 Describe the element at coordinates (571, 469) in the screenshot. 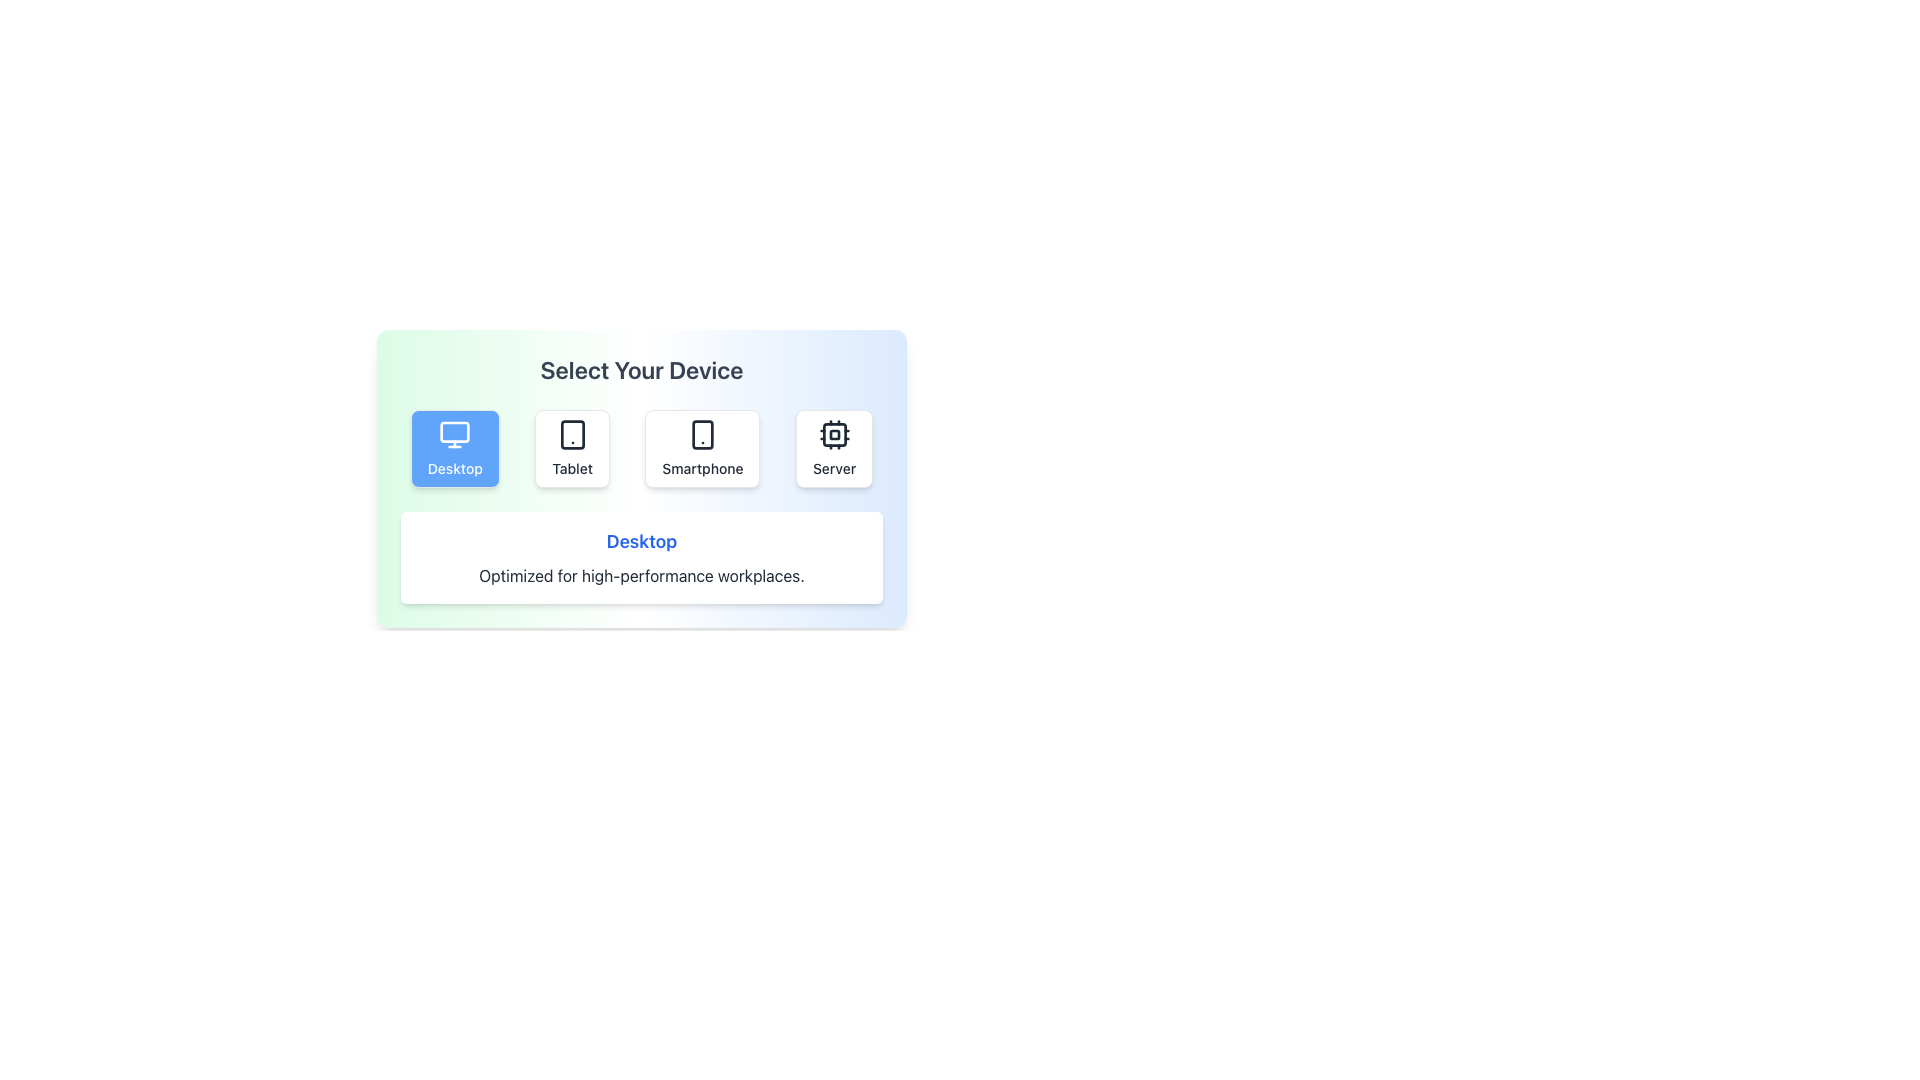

I see `text label that displays 'Tablet', which is styled with a small font size and medium weight, appearing in black against a white background` at that location.